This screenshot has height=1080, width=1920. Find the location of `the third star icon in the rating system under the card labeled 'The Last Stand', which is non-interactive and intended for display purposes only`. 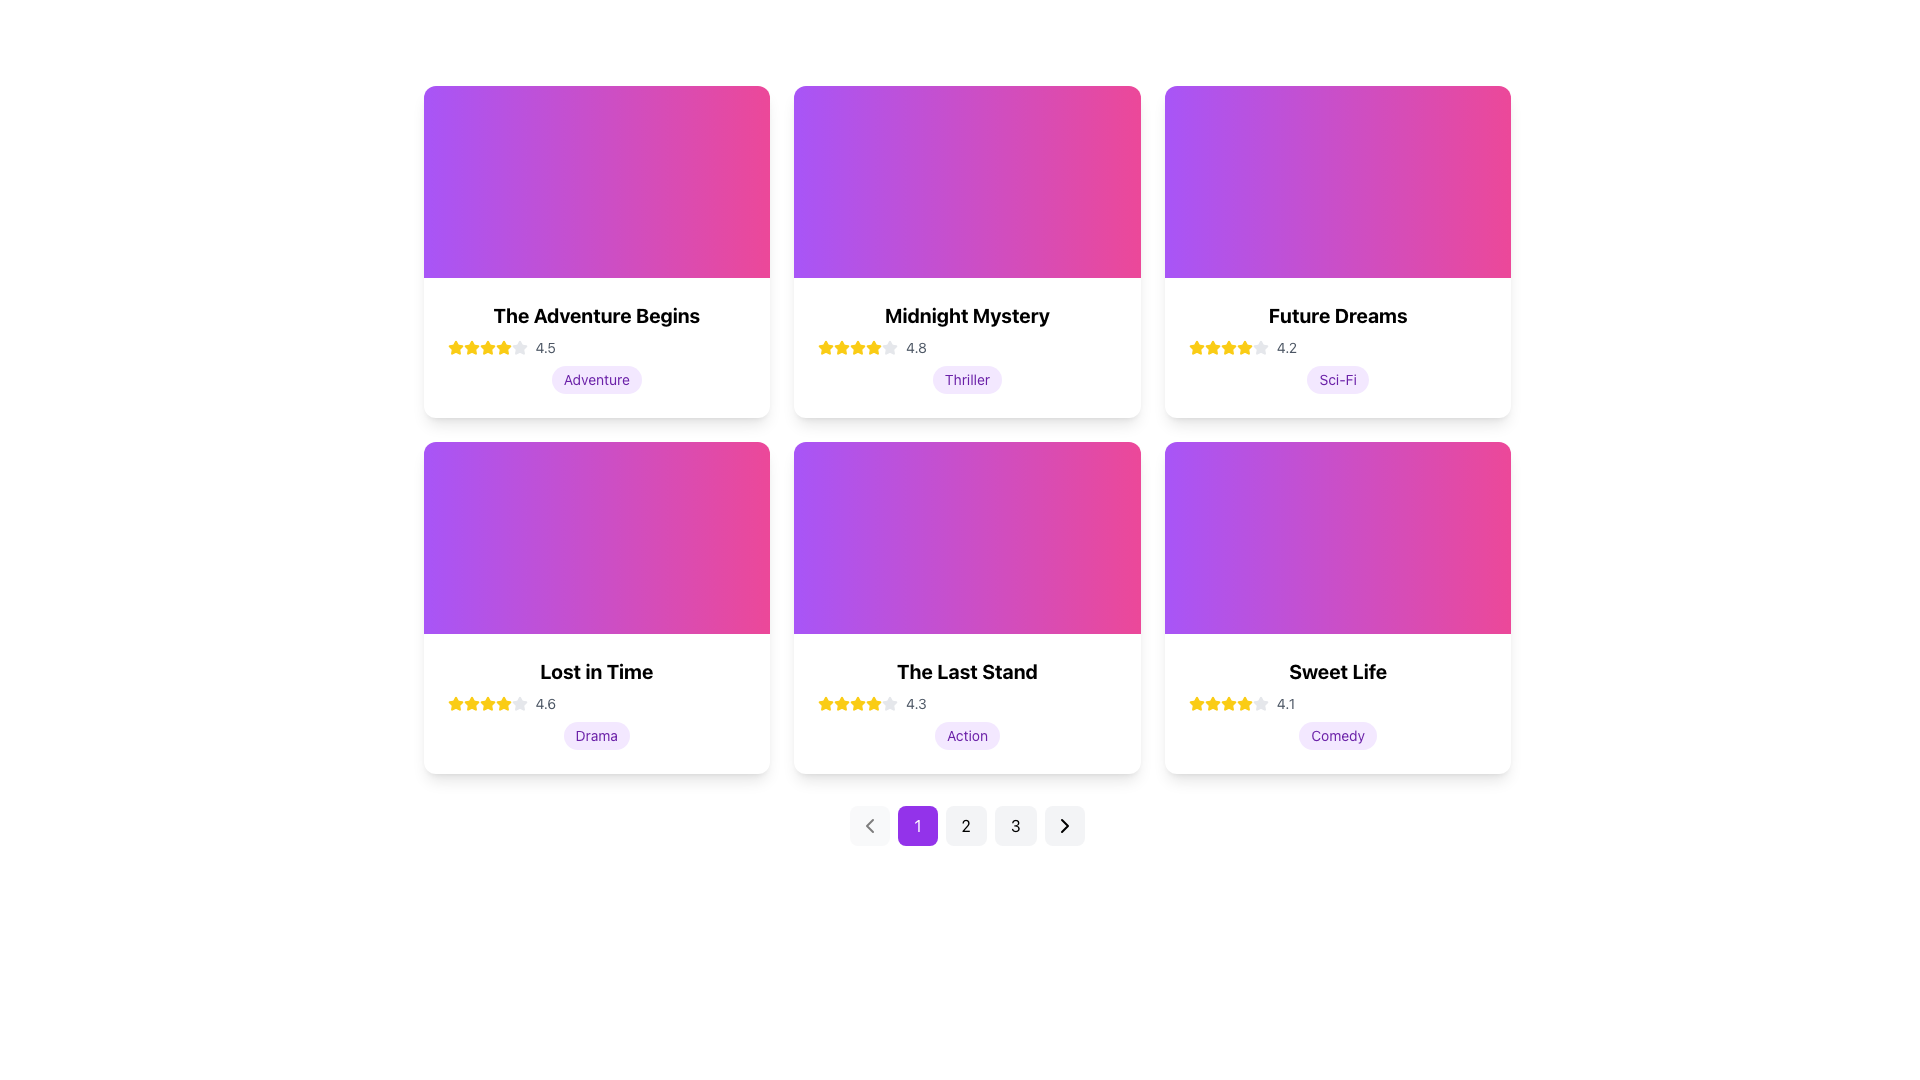

the third star icon in the rating system under the card labeled 'The Last Stand', which is non-interactive and intended for display purposes only is located at coordinates (874, 702).